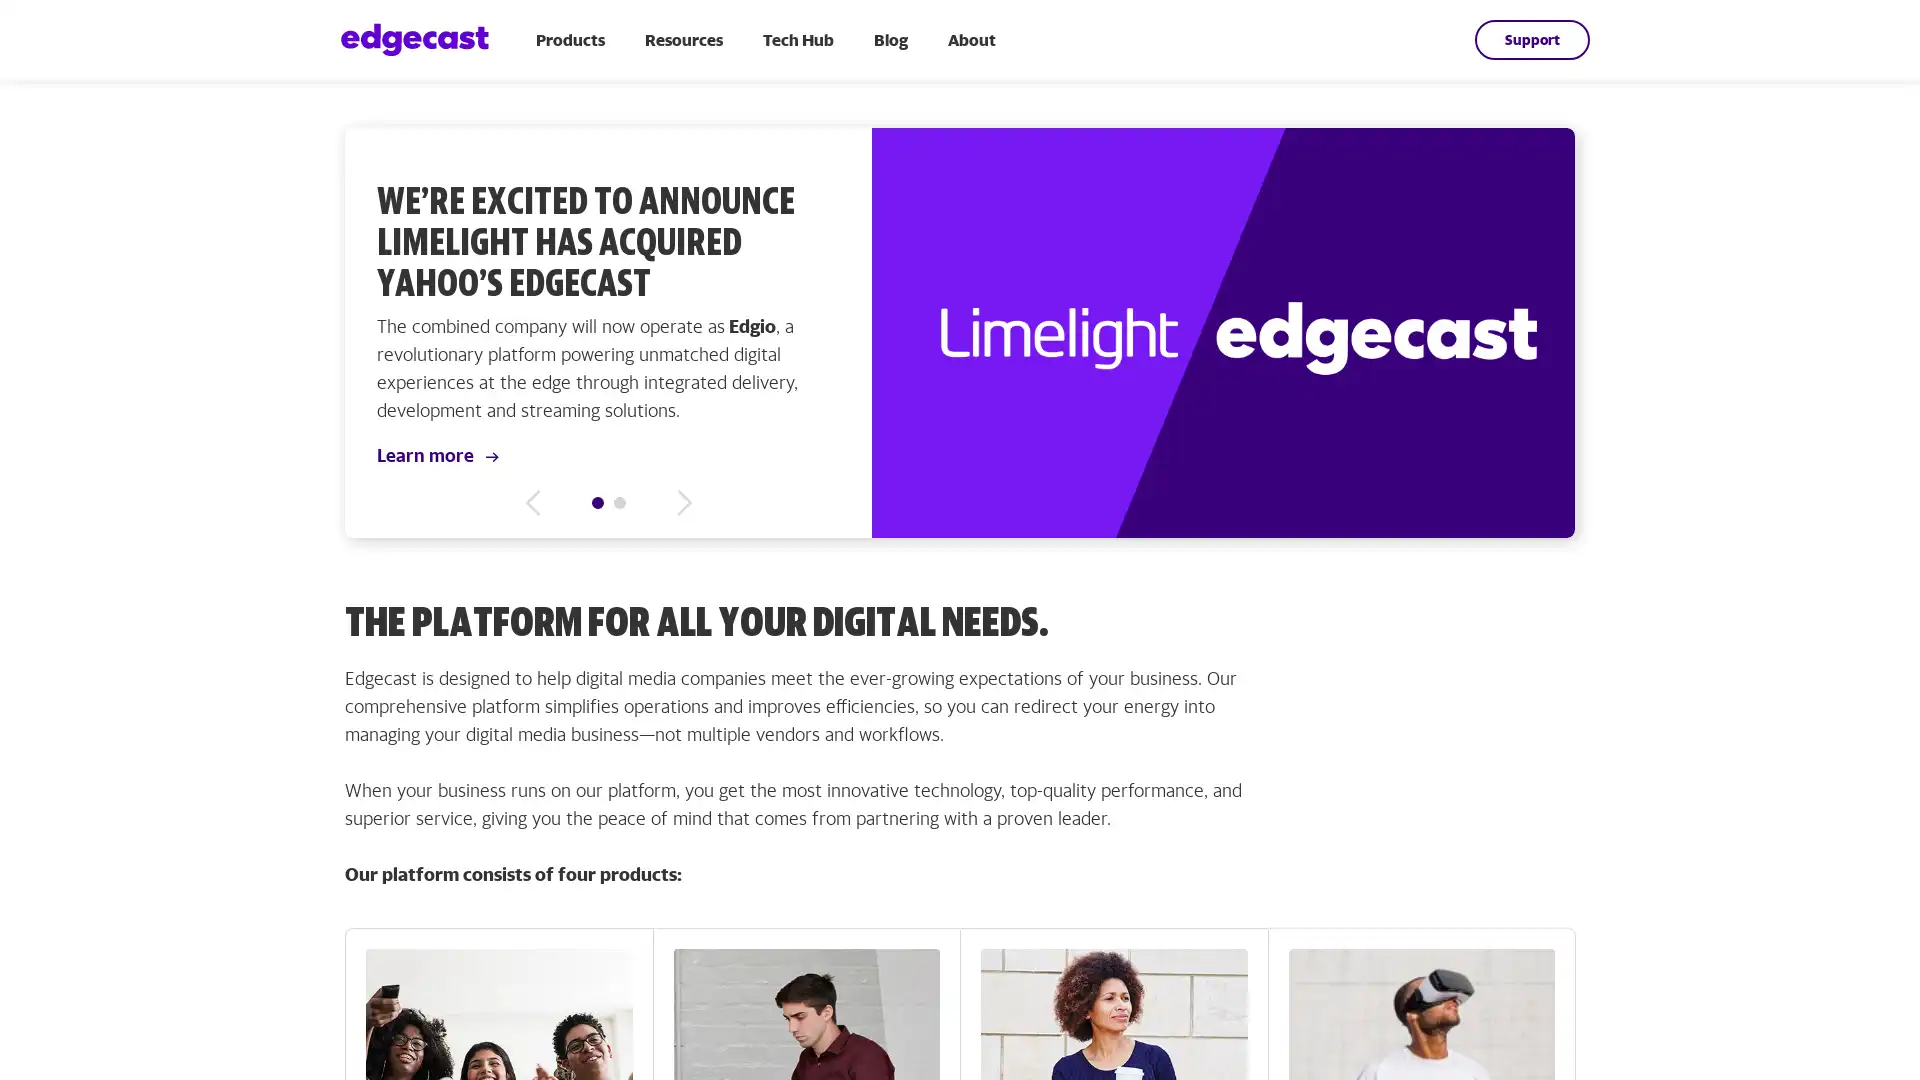 The width and height of the screenshot is (1920, 1080). What do you see at coordinates (597, 501) in the screenshot?
I see `Show slide 1 of 2` at bounding box center [597, 501].